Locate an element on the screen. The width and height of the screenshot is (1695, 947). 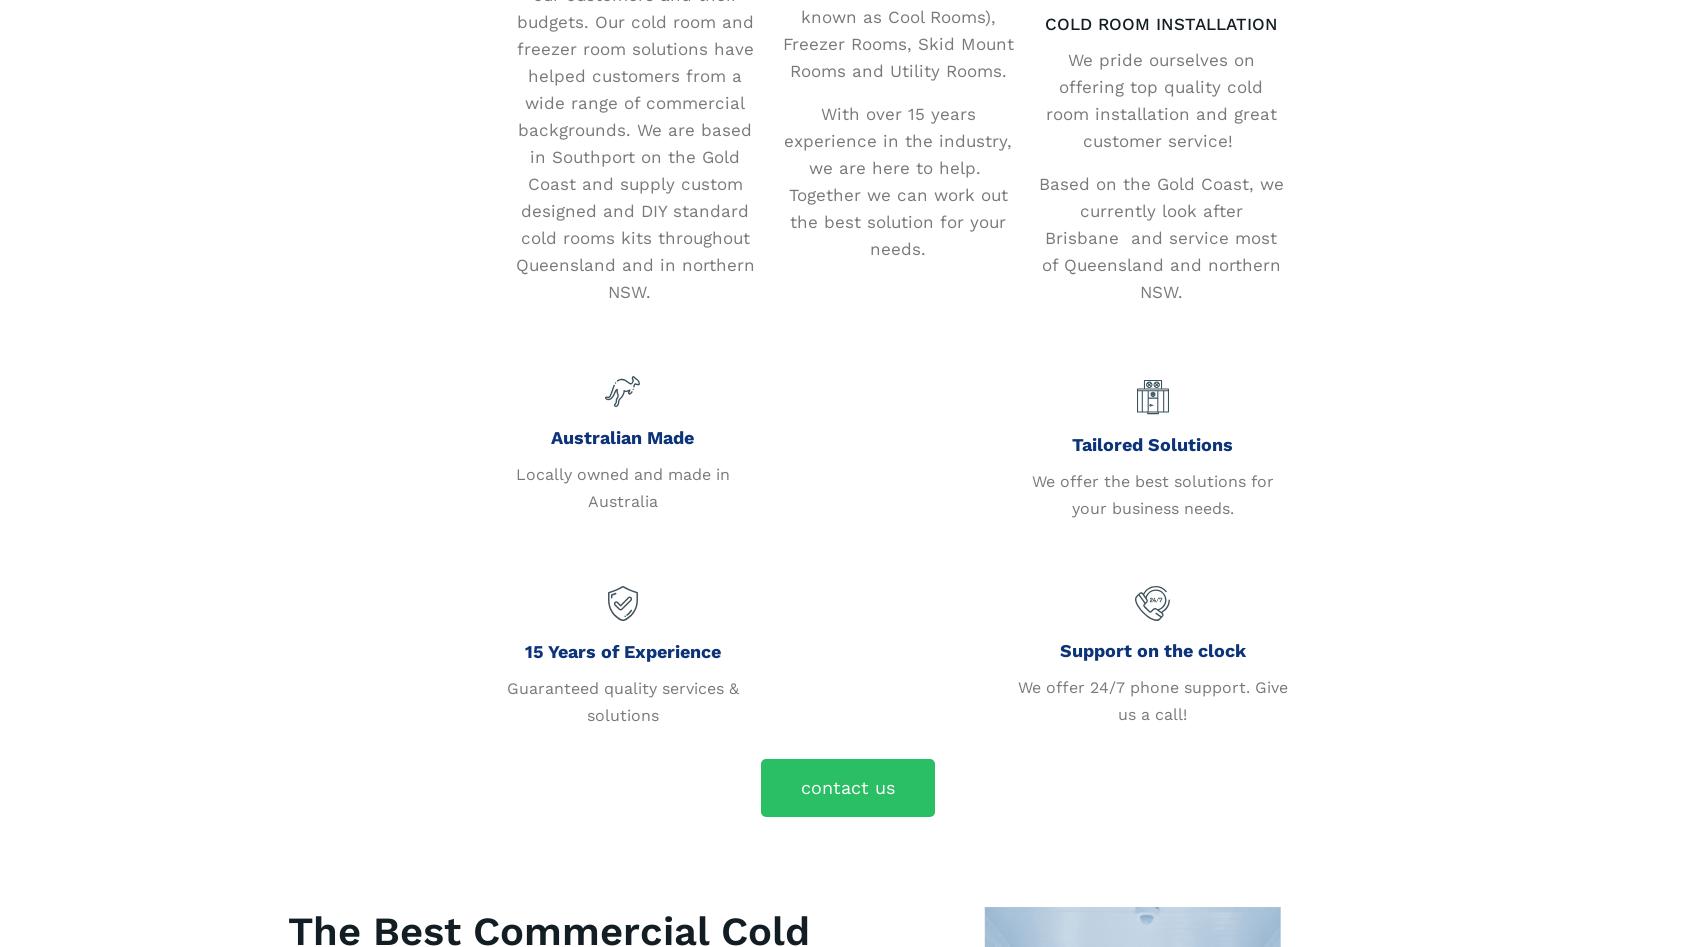
'Based on the Gold Coast, we currently look after Brisbane  and service most of Queensland and northern NSW.' is located at coordinates (1159, 237).